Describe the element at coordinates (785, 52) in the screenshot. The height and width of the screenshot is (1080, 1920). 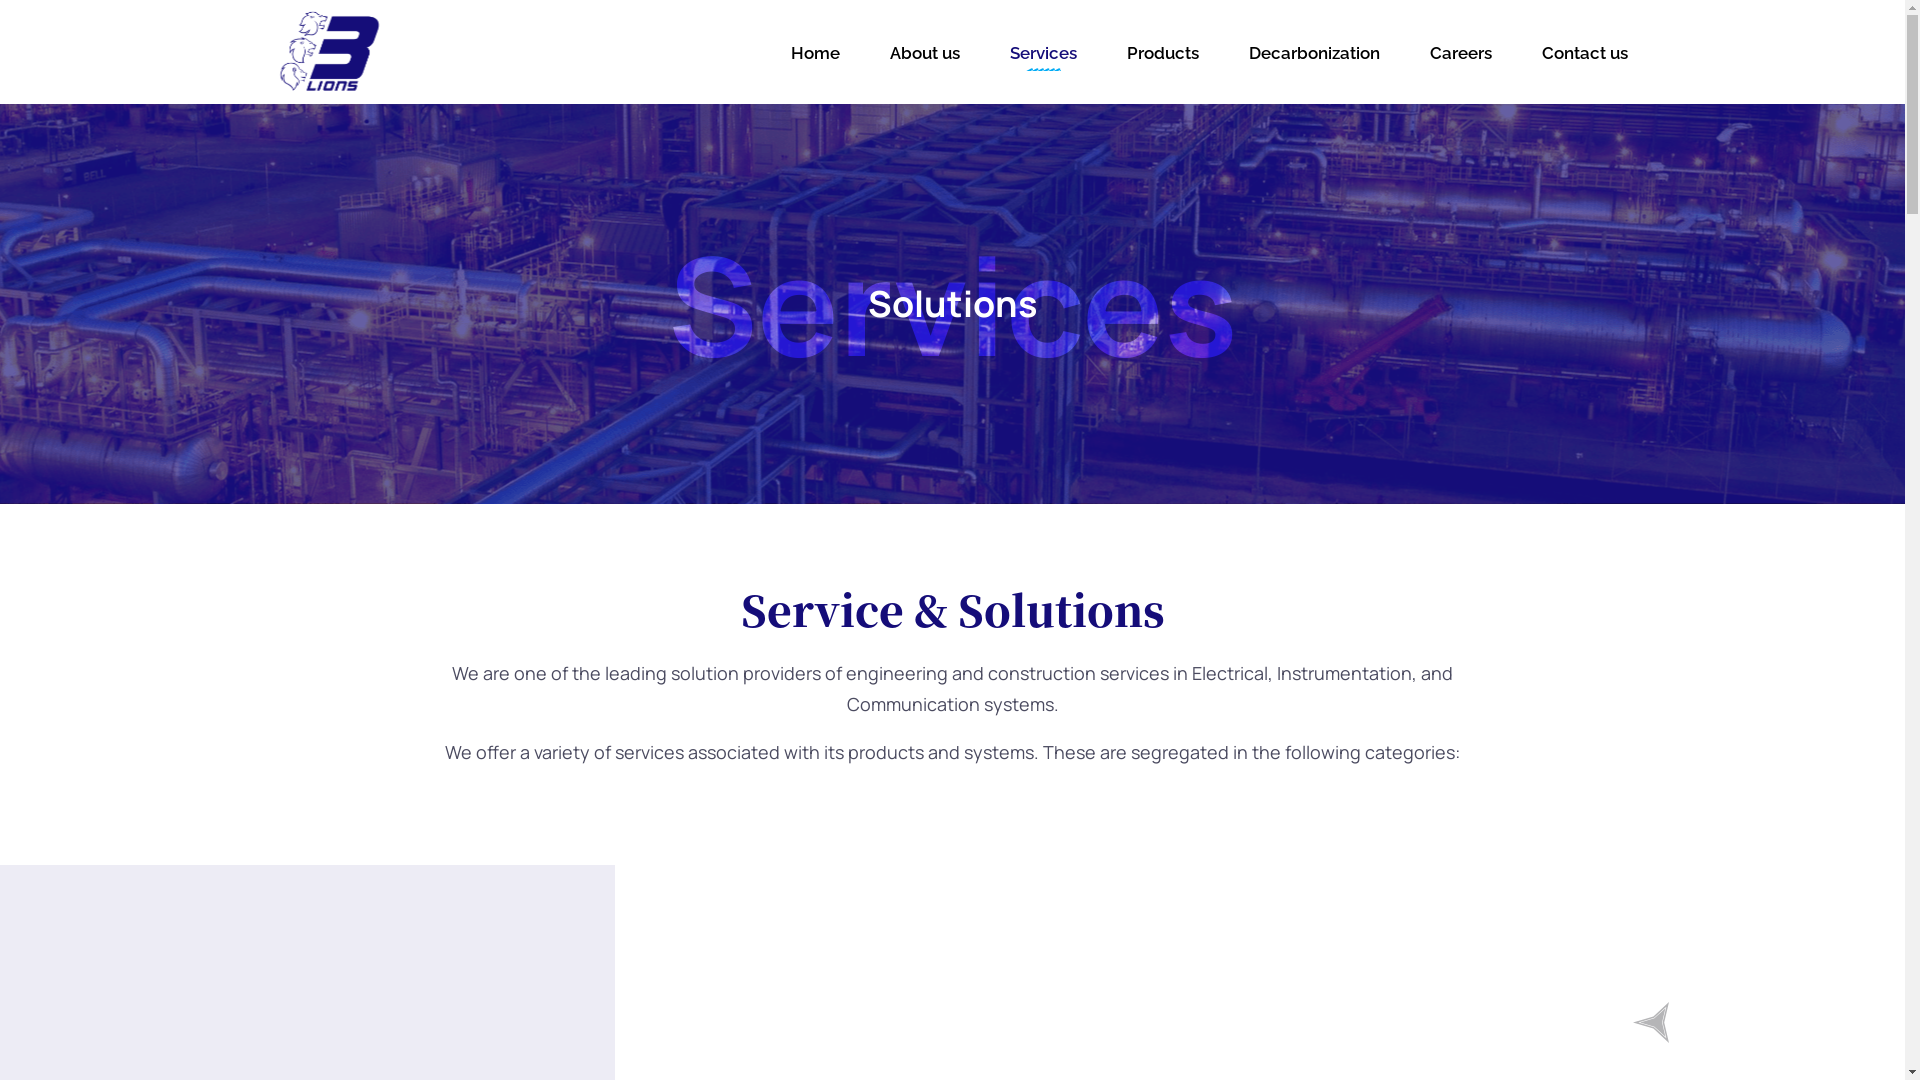
I see `'Home'` at that location.